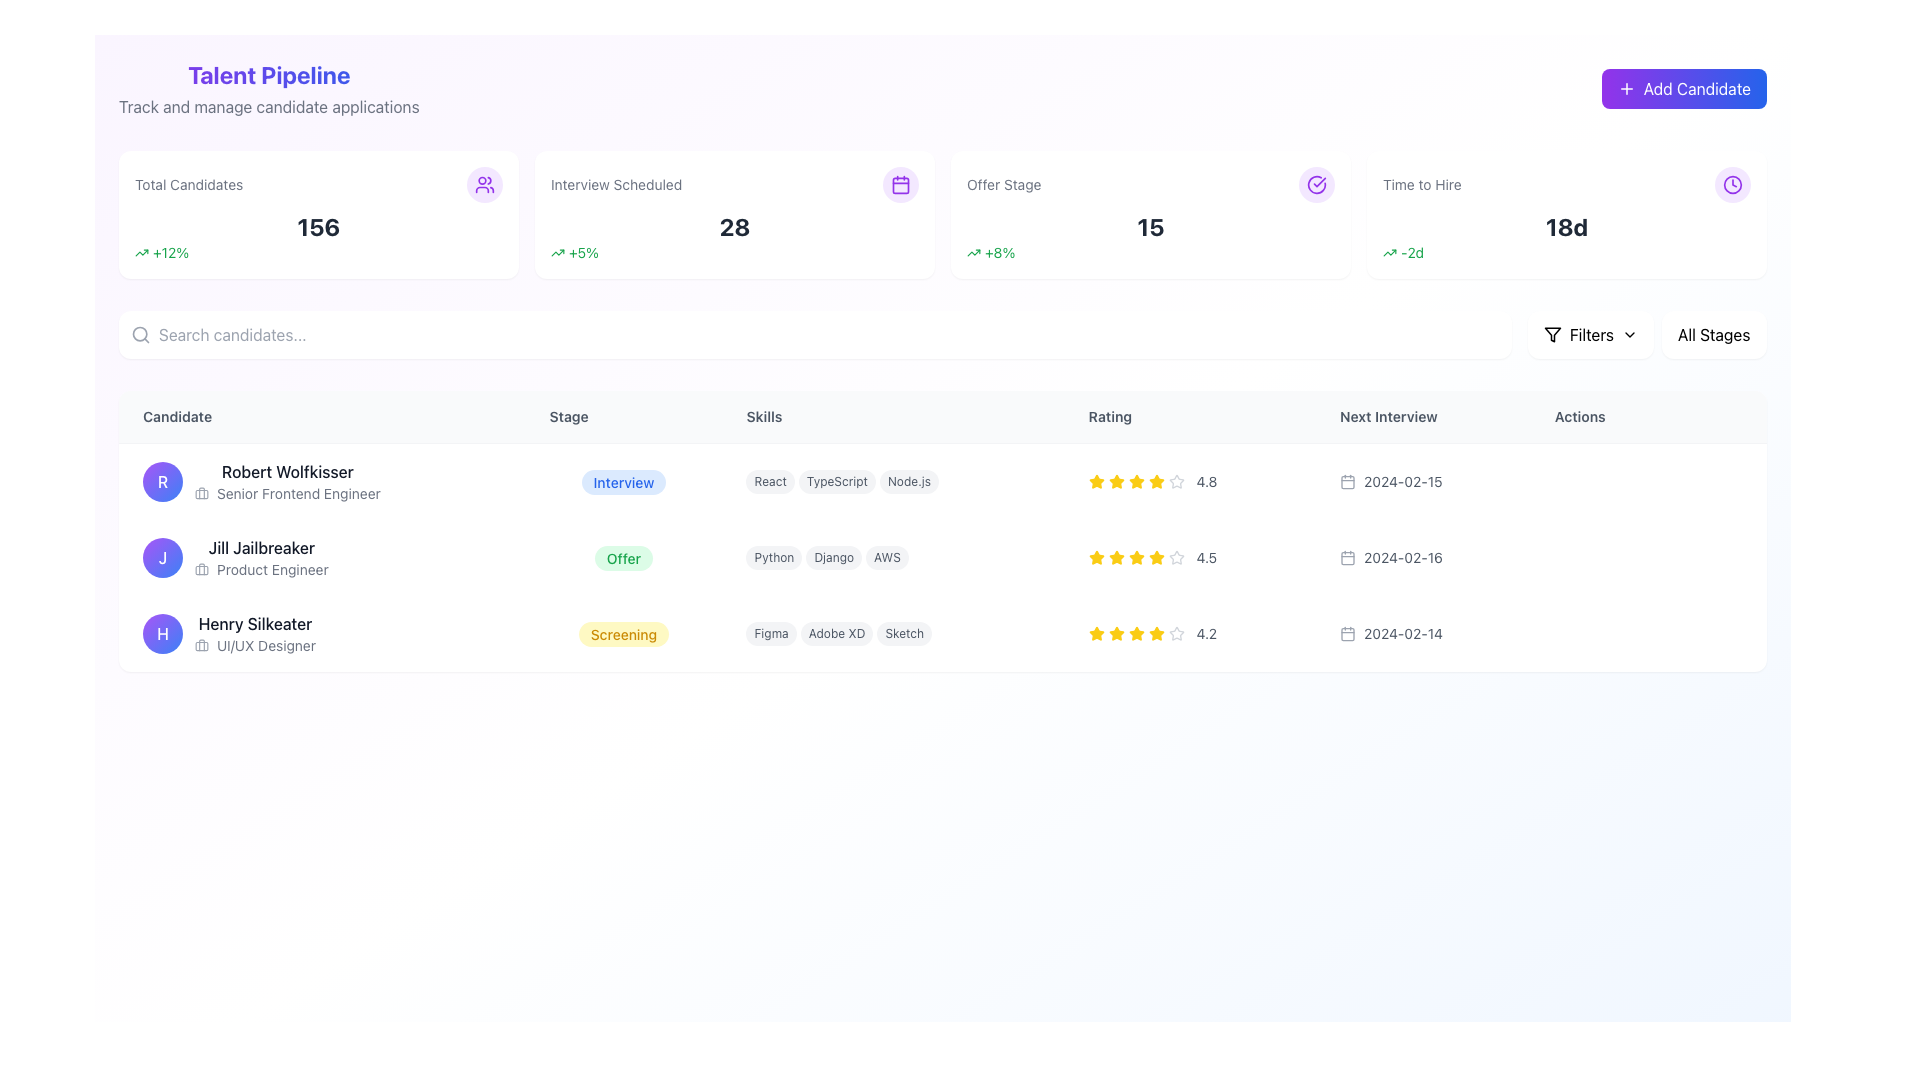 The height and width of the screenshot is (1080, 1920). I want to click on the static text label that provides context for the numeric value '156', located in the top-left section of a card-like widget, so click(189, 185).